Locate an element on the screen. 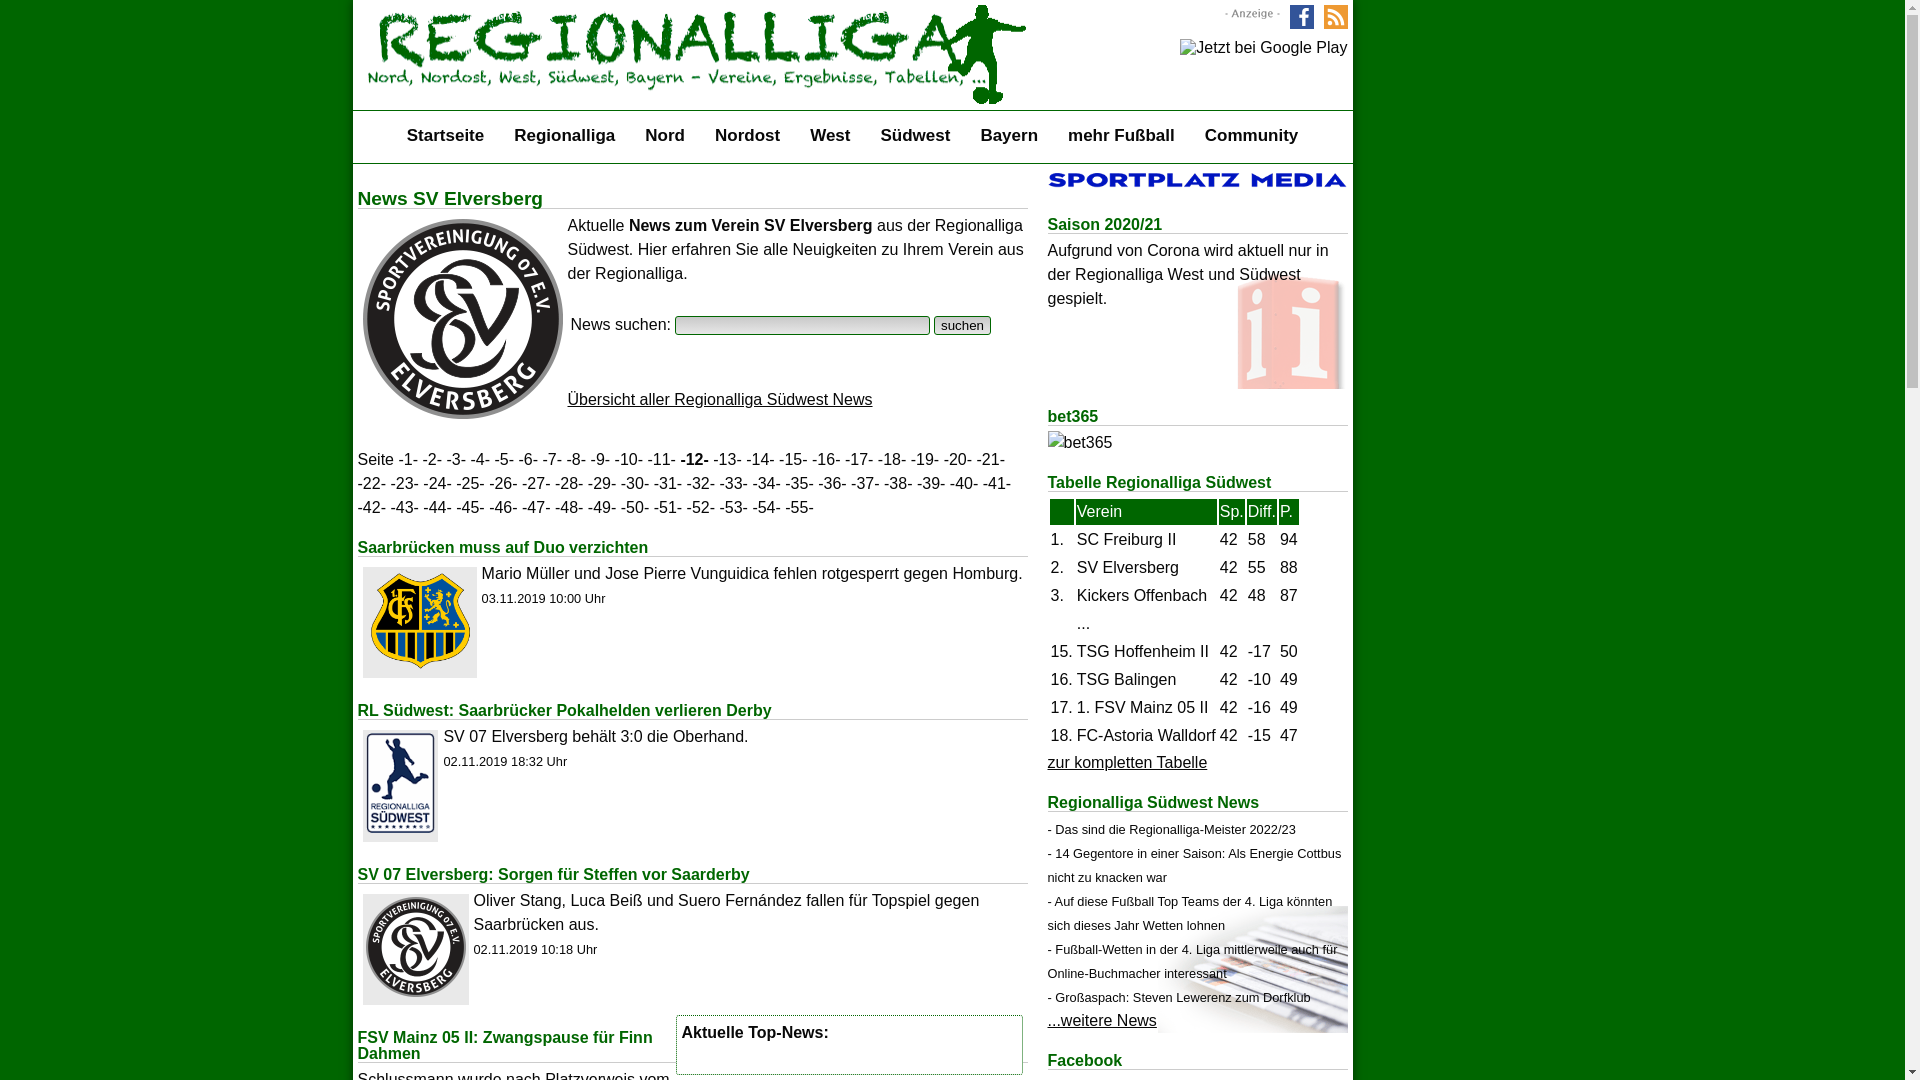 The height and width of the screenshot is (1080, 1920). '-50-' is located at coordinates (633, 506).